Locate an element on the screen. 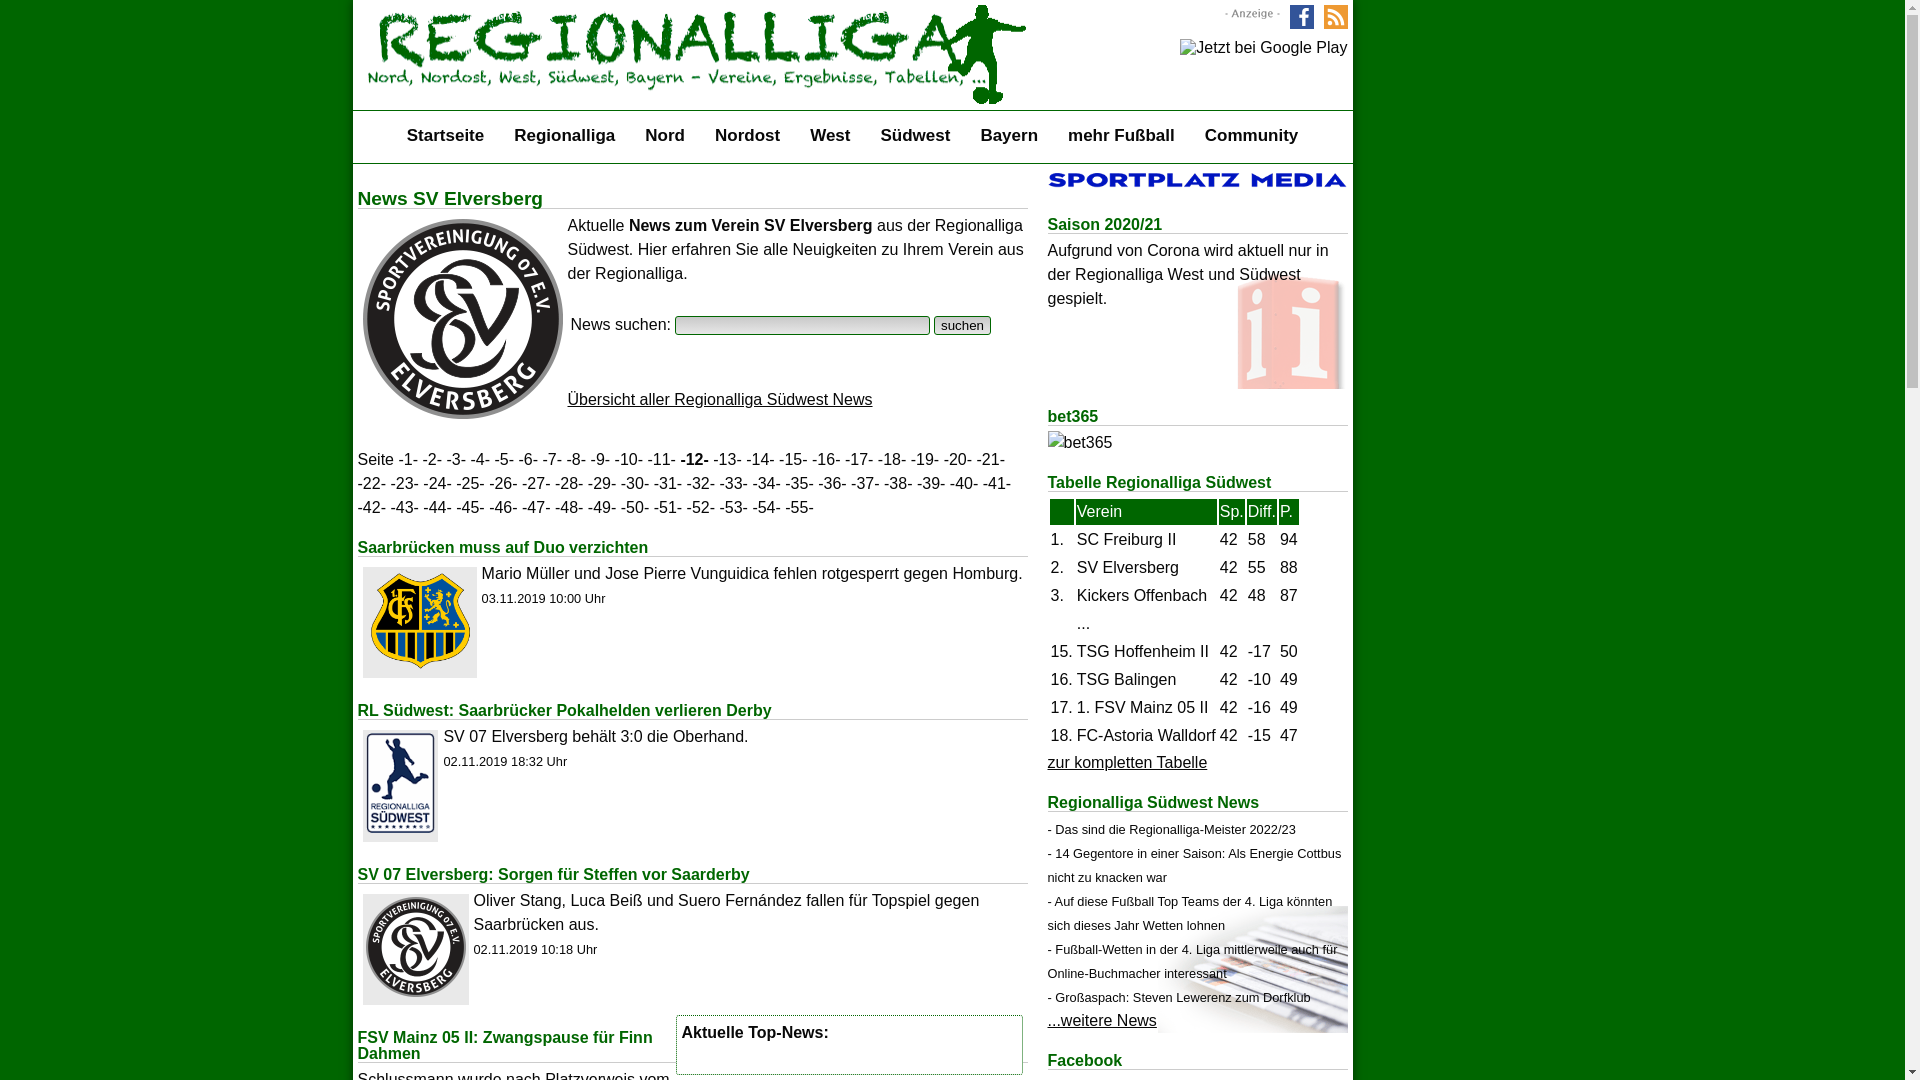 The height and width of the screenshot is (1080, 1920). '-50-' is located at coordinates (633, 506).